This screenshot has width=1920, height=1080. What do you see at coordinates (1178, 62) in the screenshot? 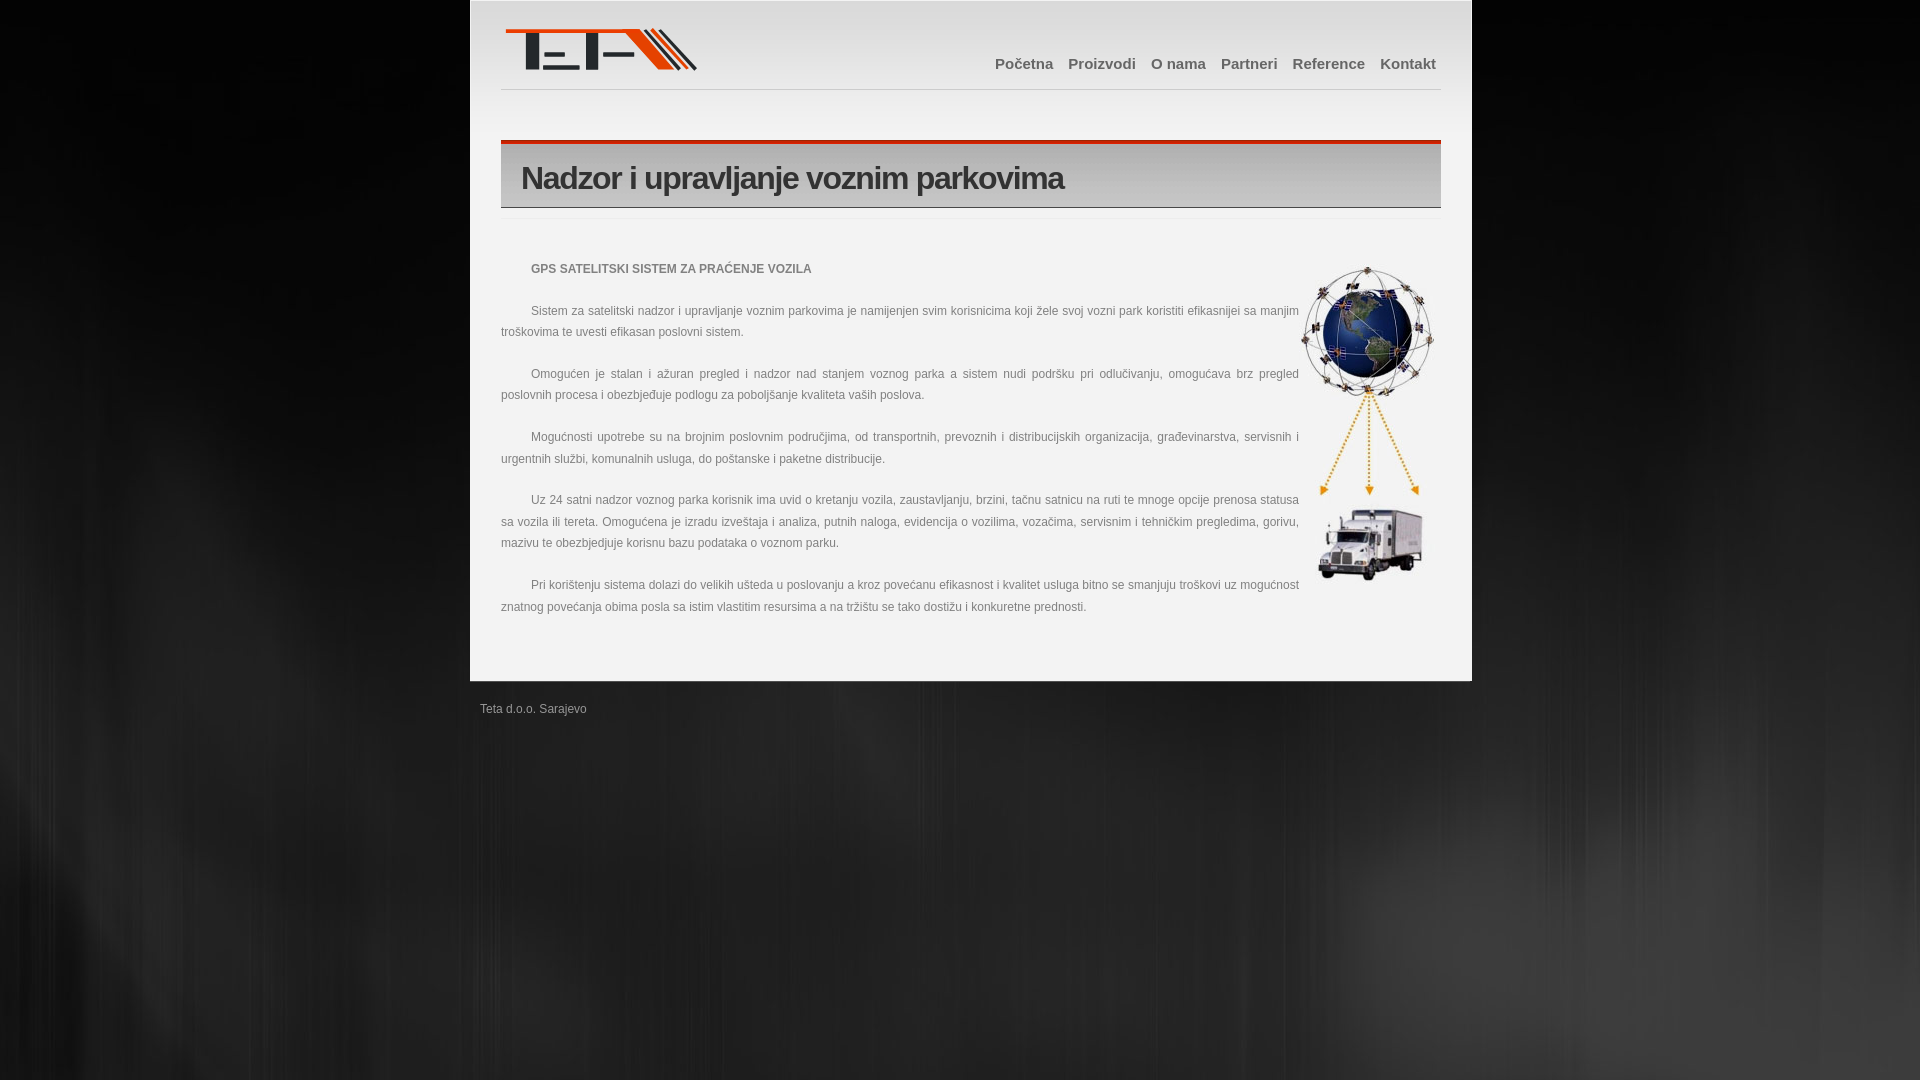
I see `'O nama'` at bounding box center [1178, 62].